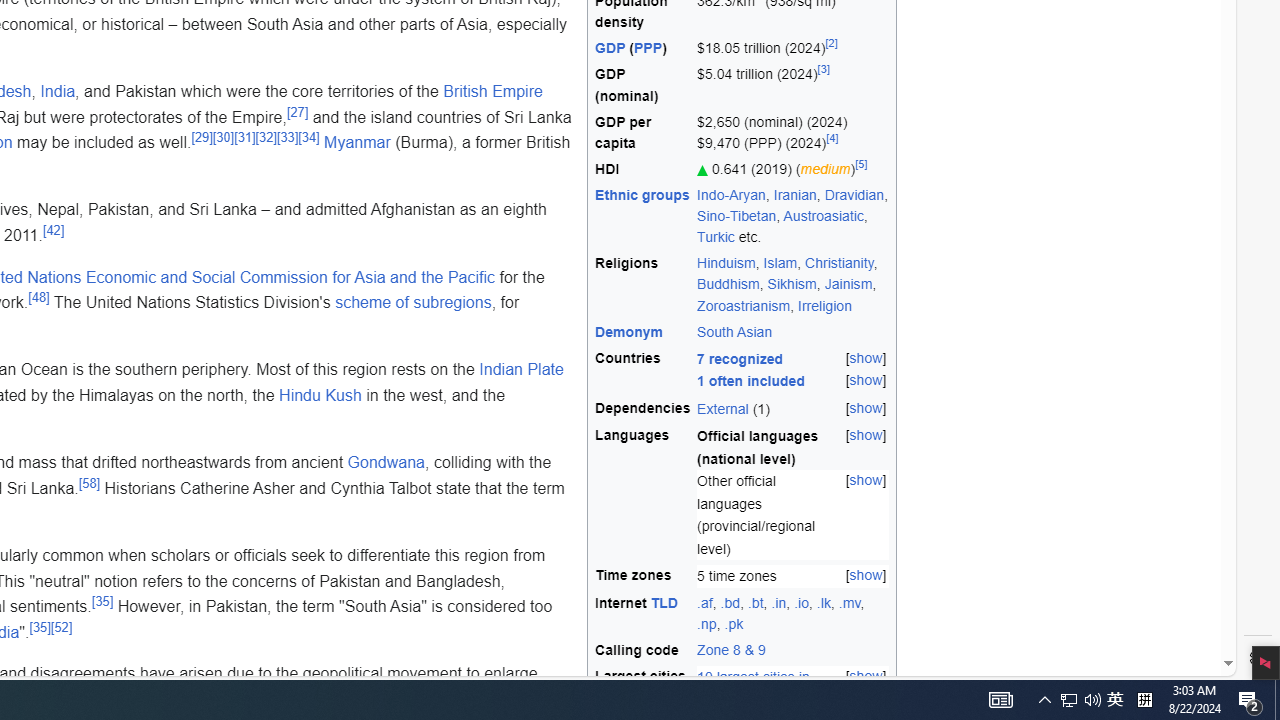 The height and width of the screenshot is (720, 1280). Describe the element at coordinates (642, 195) in the screenshot. I see `'Ethnic groups'` at that location.